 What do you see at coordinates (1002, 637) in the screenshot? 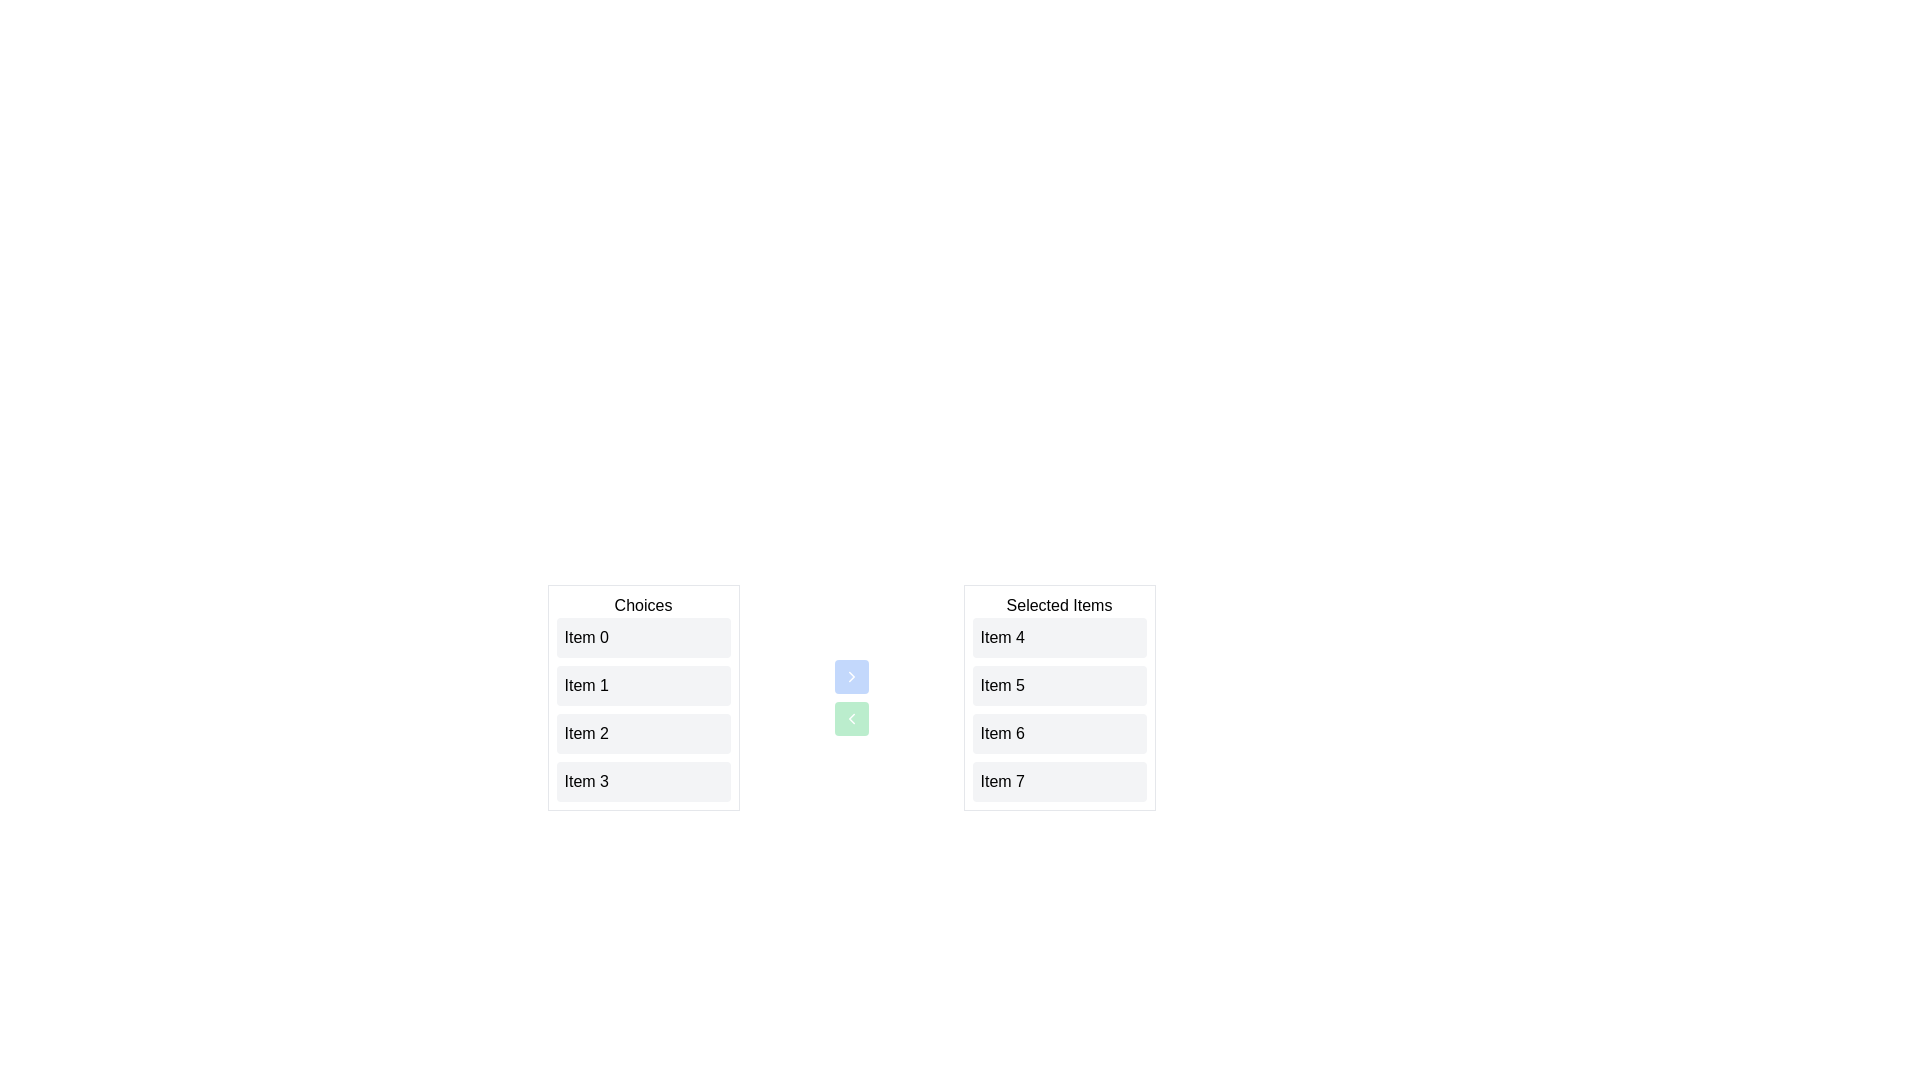
I see `the text label displaying 'Item 4' located in the first item of the 'Selected Items' column` at bounding box center [1002, 637].